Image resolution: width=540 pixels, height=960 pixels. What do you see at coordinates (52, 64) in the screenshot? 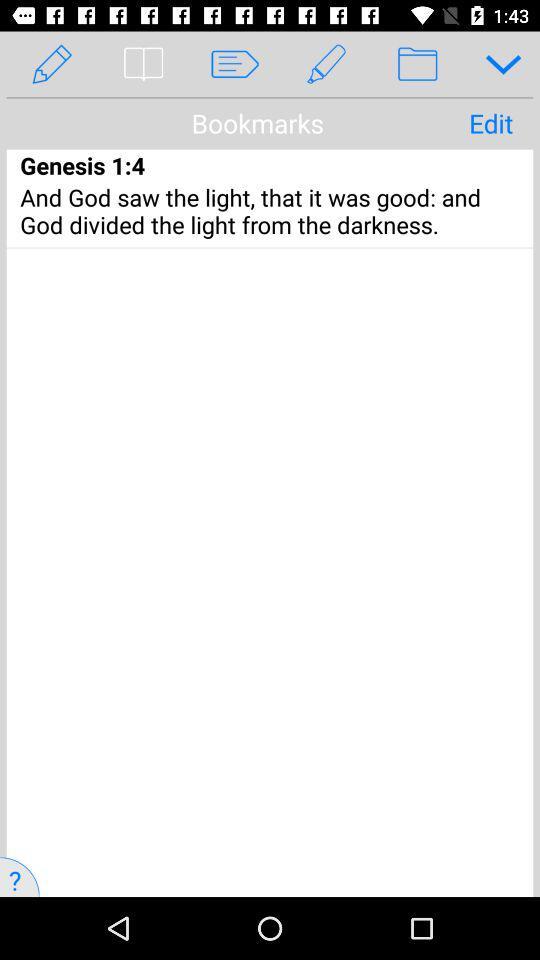
I see `the edit icon` at bounding box center [52, 64].